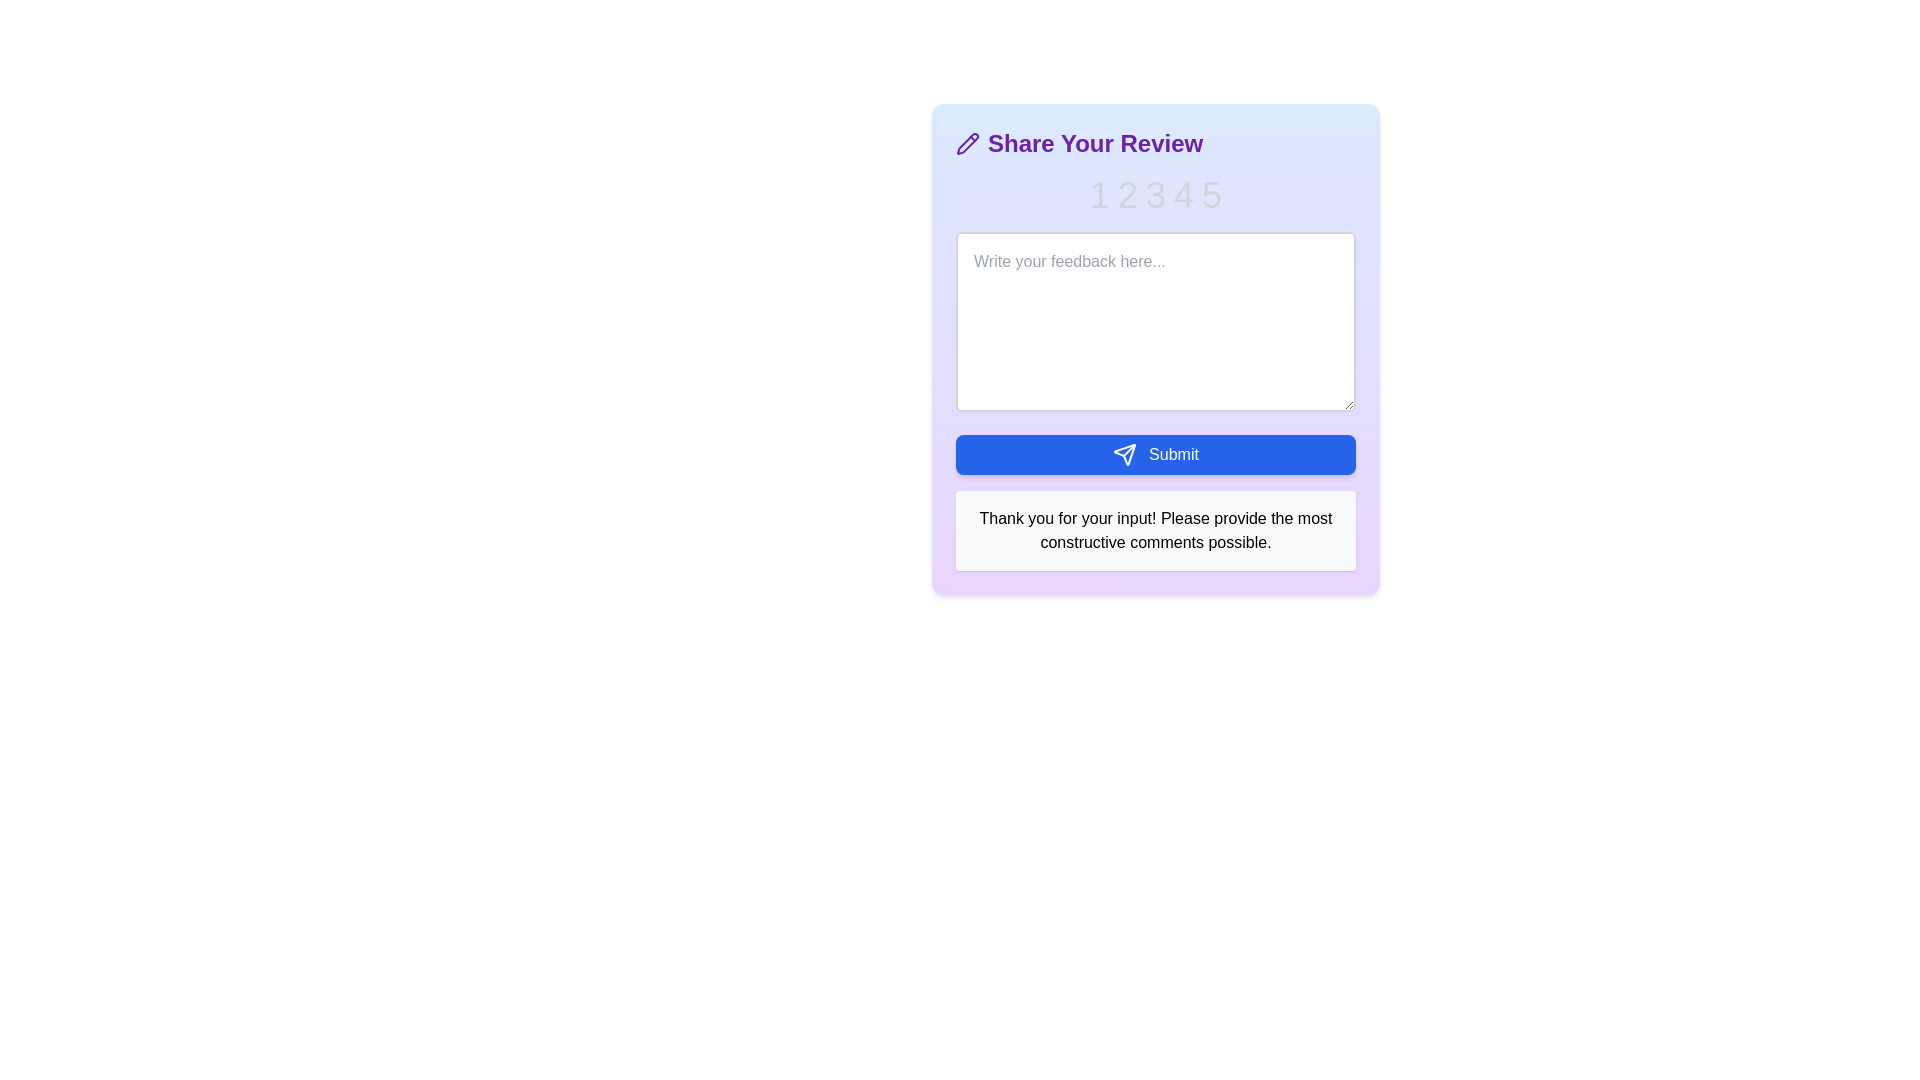 The image size is (1920, 1080). What do you see at coordinates (1156, 196) in the screenshot?
I see `the rating button corresponding to 3` at bounding box center [1156, 196].